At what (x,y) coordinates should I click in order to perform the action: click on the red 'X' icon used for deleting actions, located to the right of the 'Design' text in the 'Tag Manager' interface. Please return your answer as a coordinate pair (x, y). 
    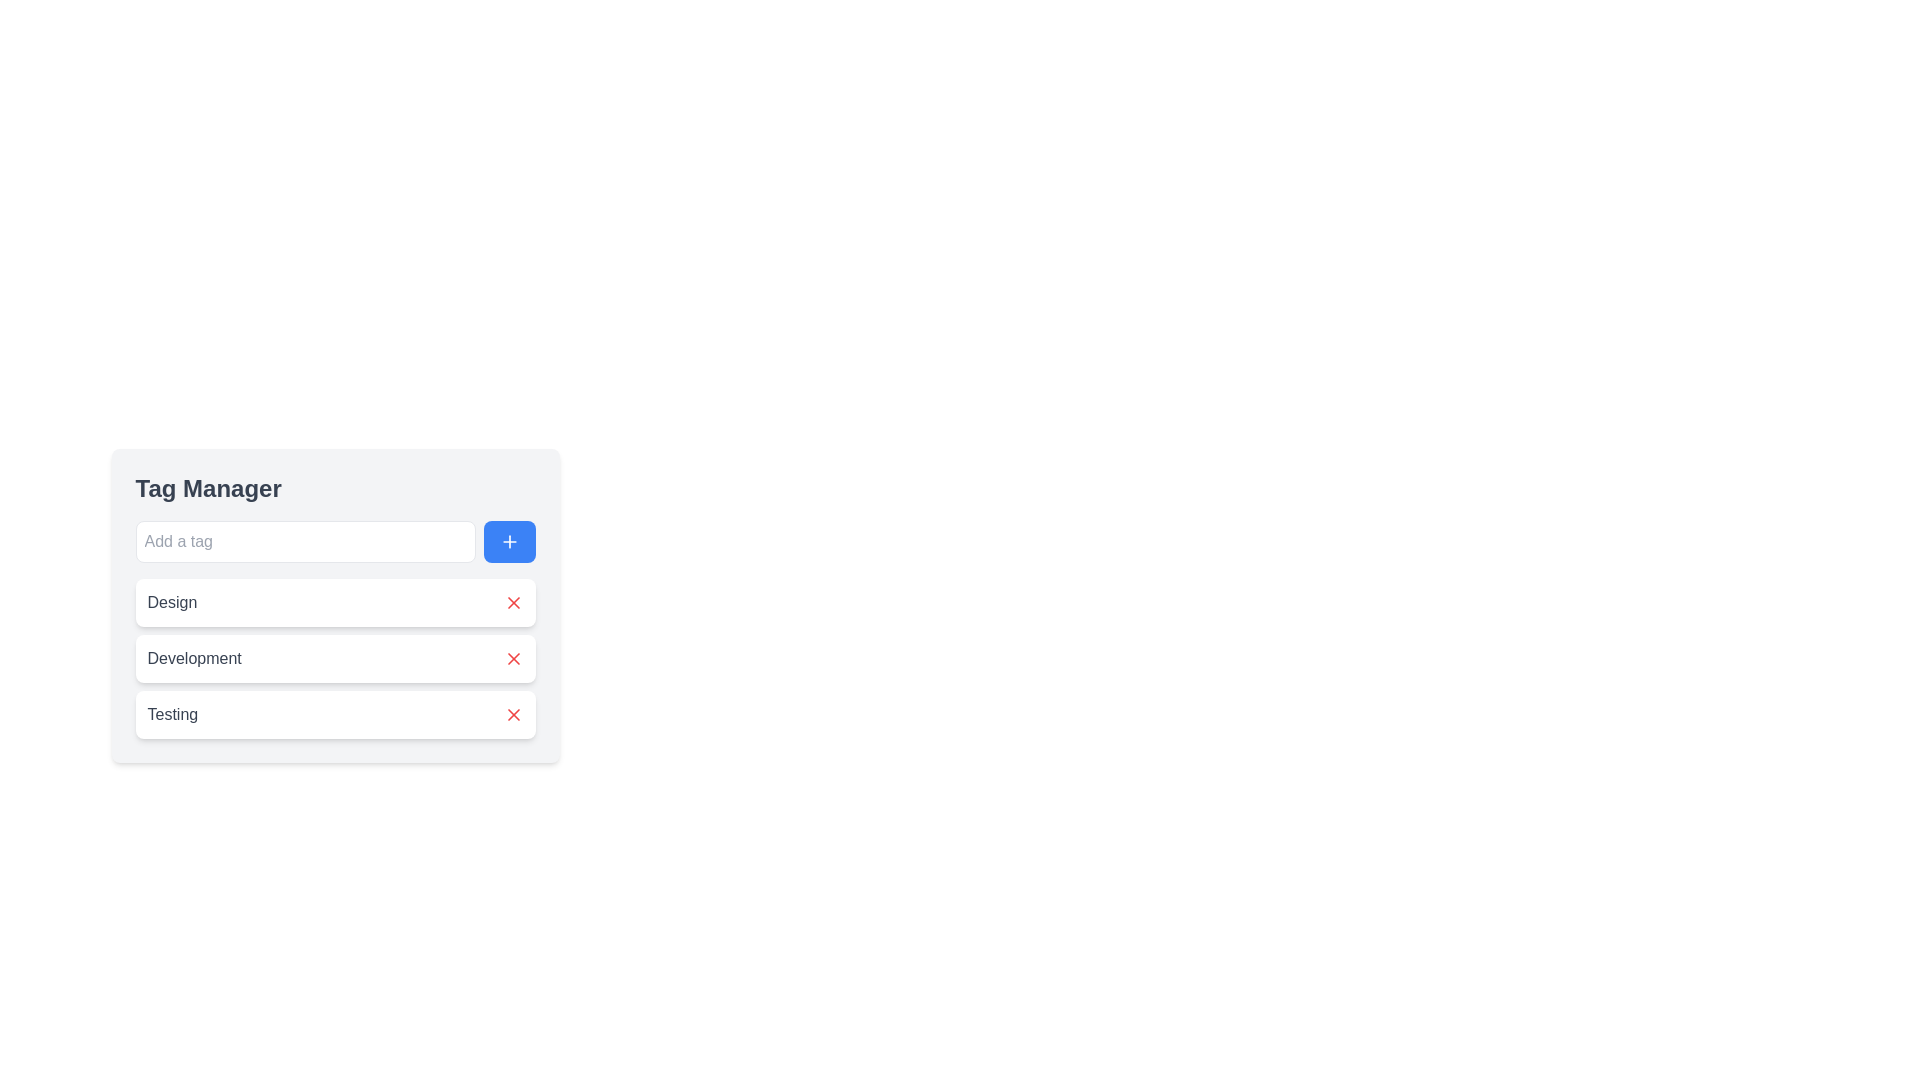
    Looking at the image, I should click on (513, 601).